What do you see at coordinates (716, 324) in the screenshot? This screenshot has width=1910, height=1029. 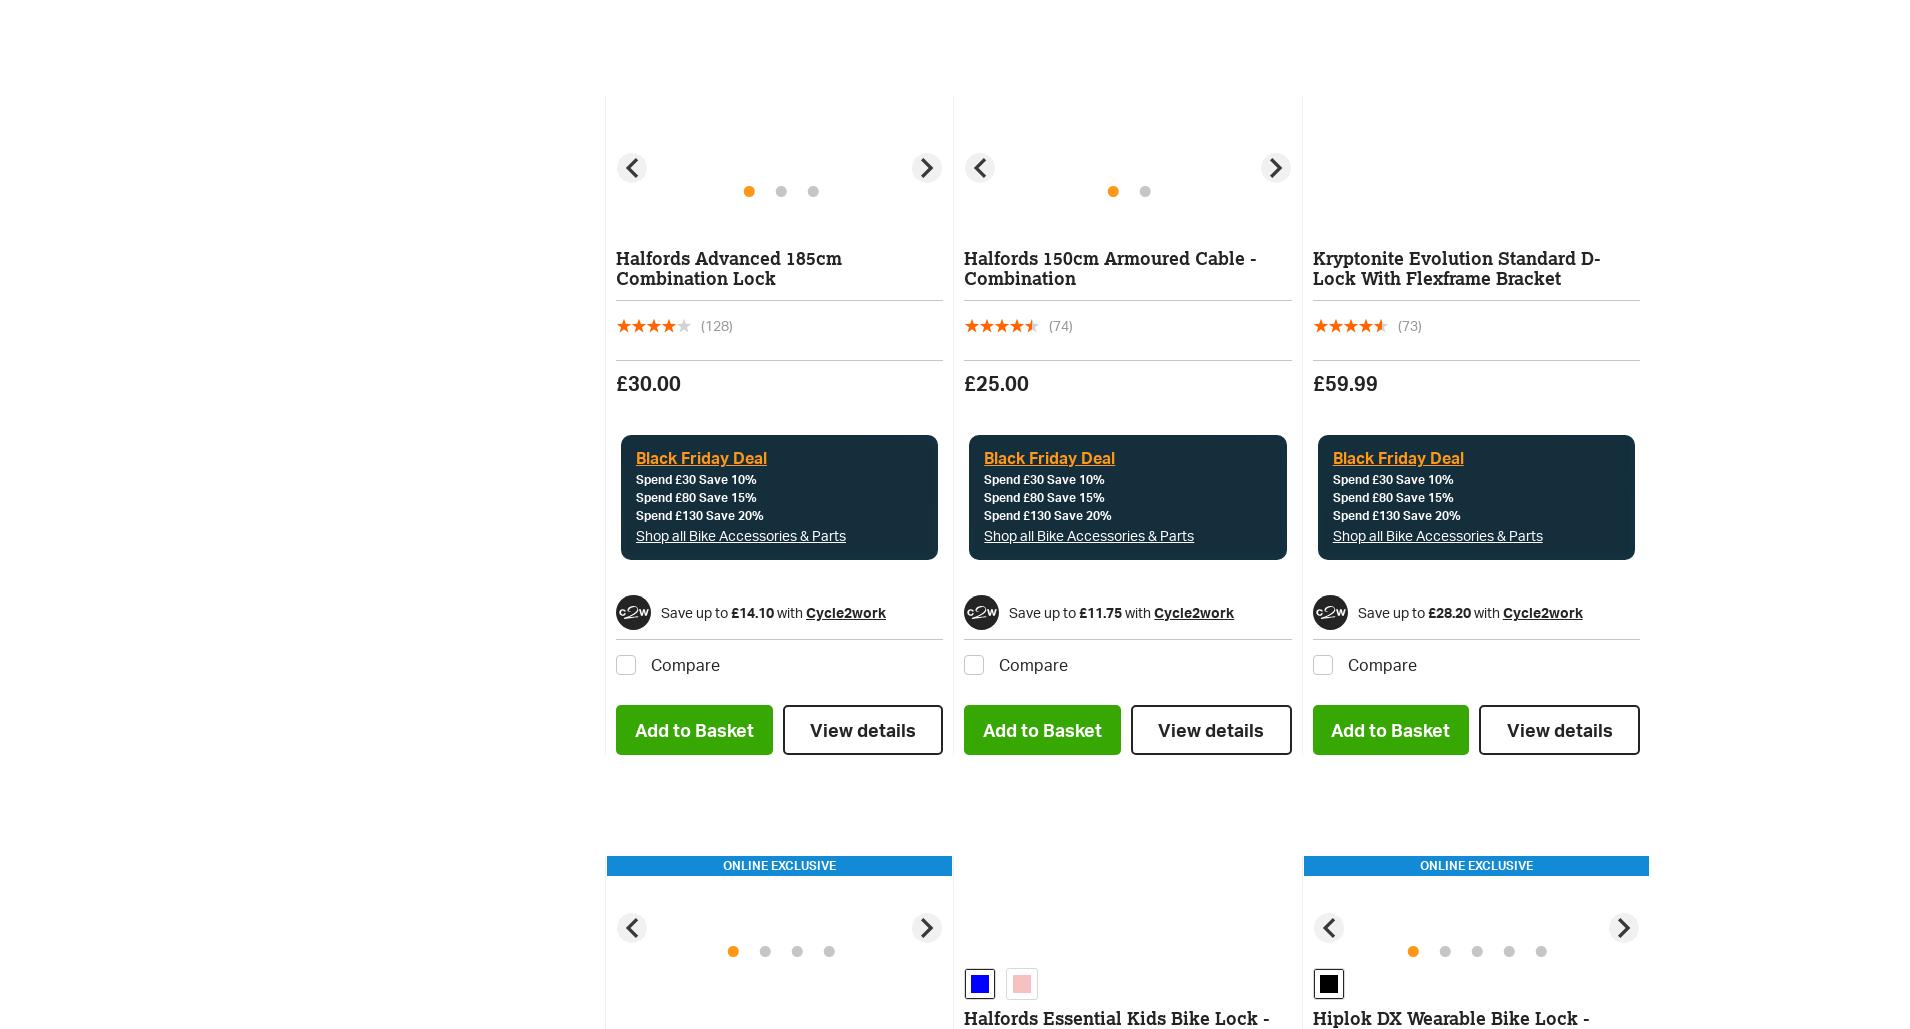 I see `'(128)'` at bounding box center [716, 324].